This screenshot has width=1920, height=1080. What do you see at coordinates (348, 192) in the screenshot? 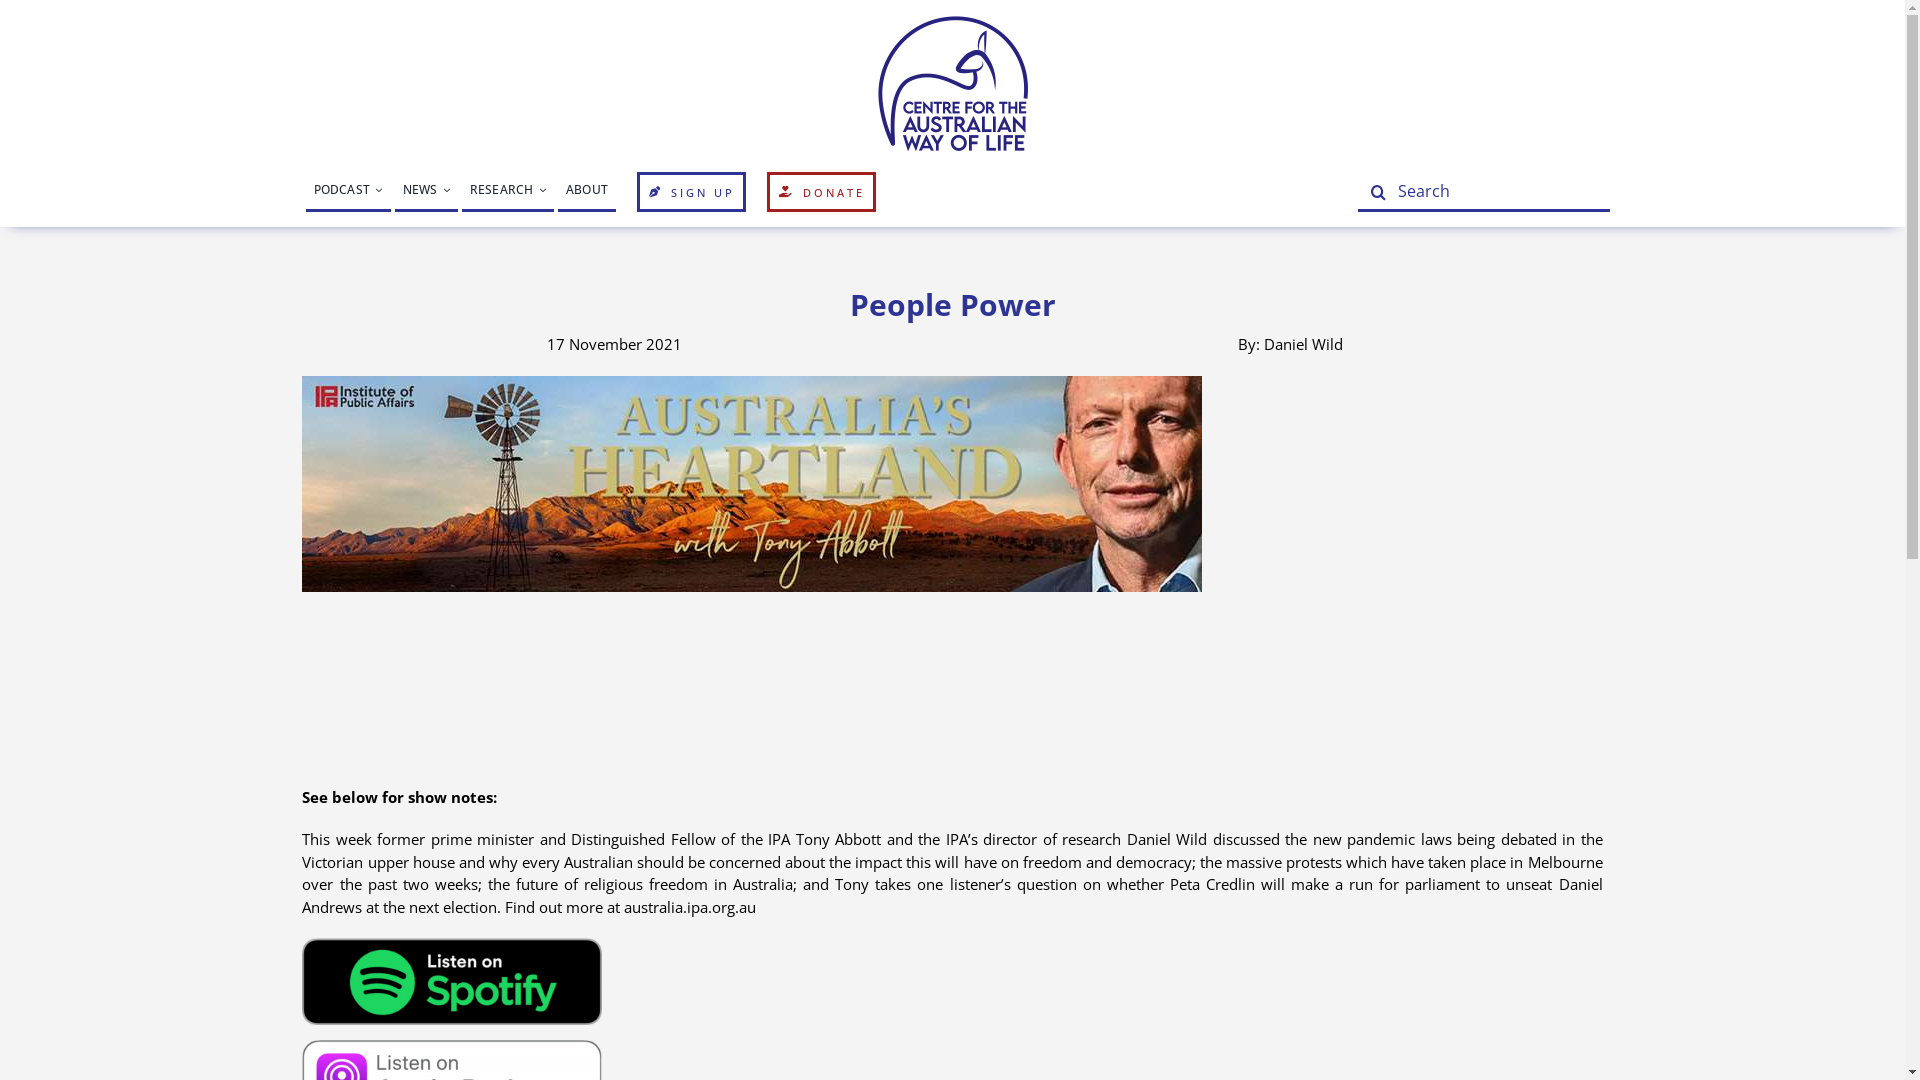
I see `'PODCAST'` at bounding box center [348, 192].